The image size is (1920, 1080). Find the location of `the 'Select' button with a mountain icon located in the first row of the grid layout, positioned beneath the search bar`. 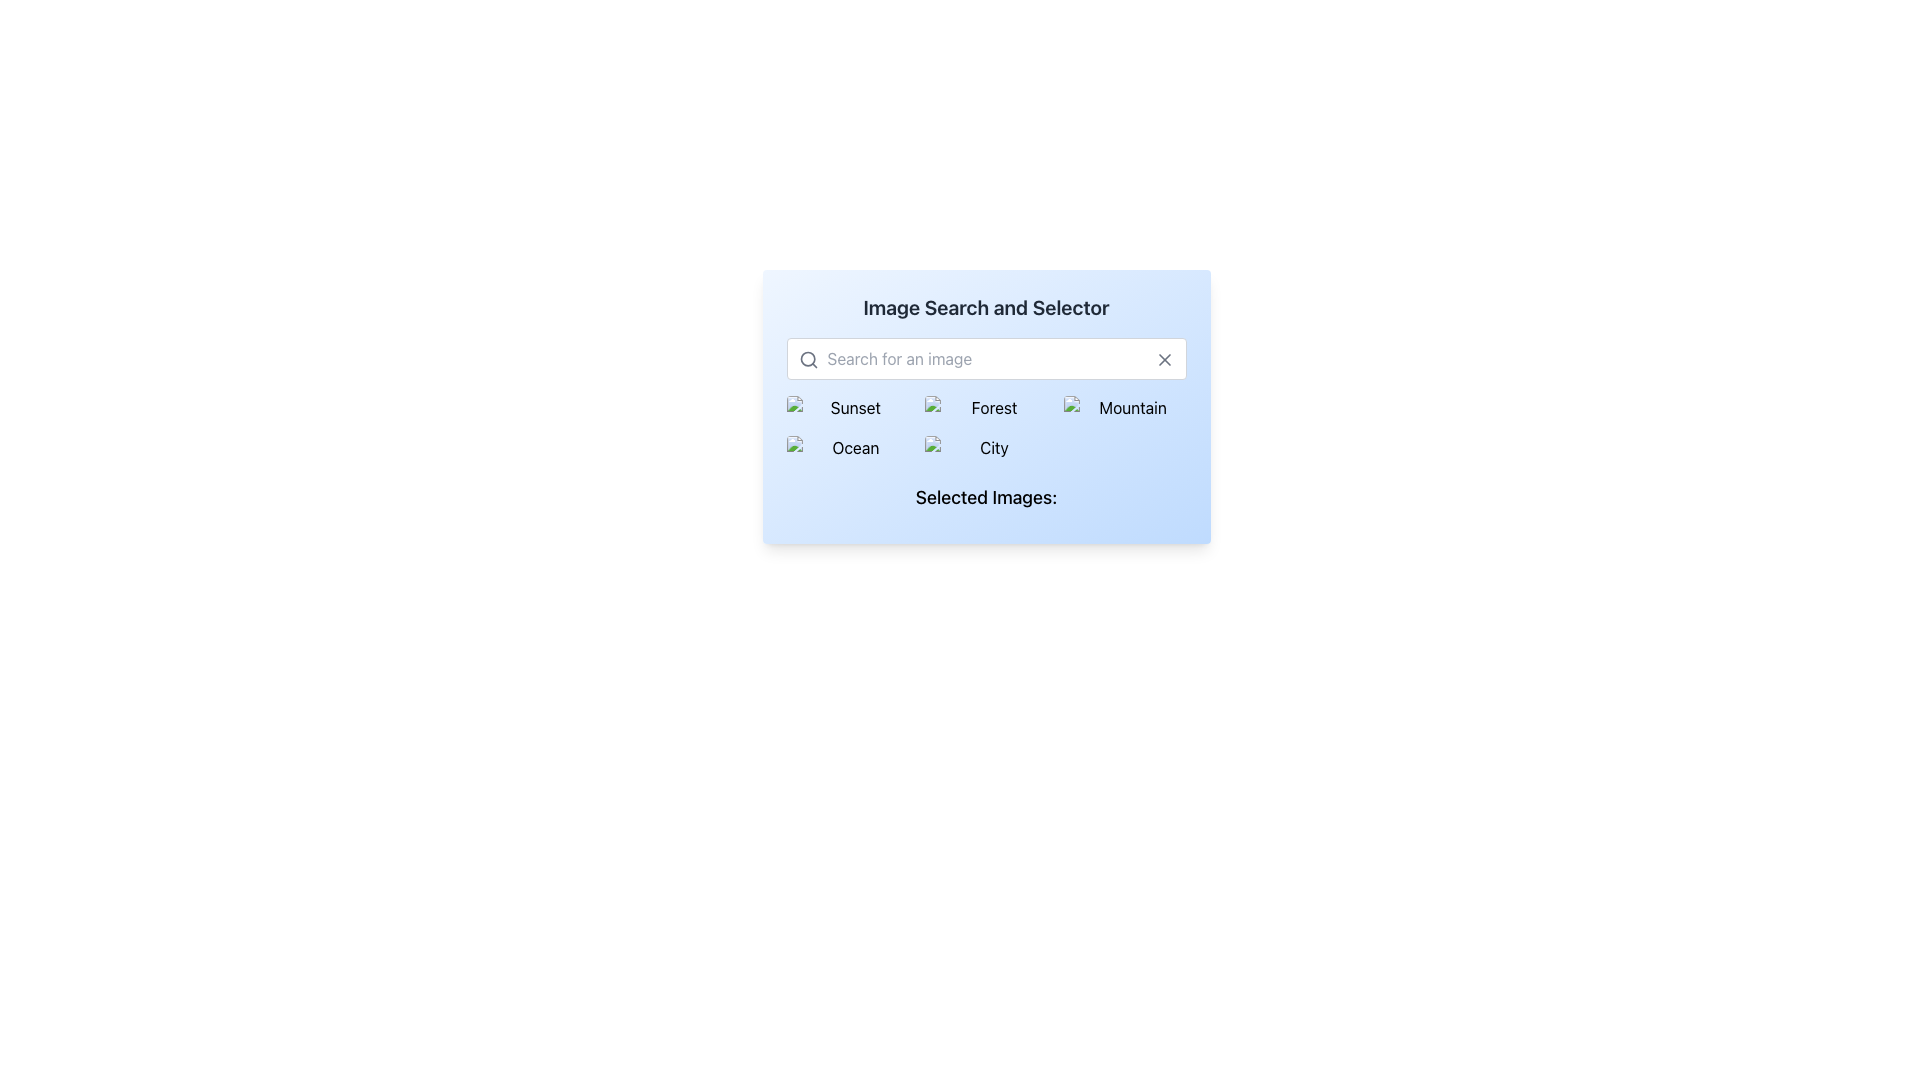

the 'Select' button with a mountain icon located in the first row of the grid layout, positioned beneath the search bar is located at coordinates (1125, 407).